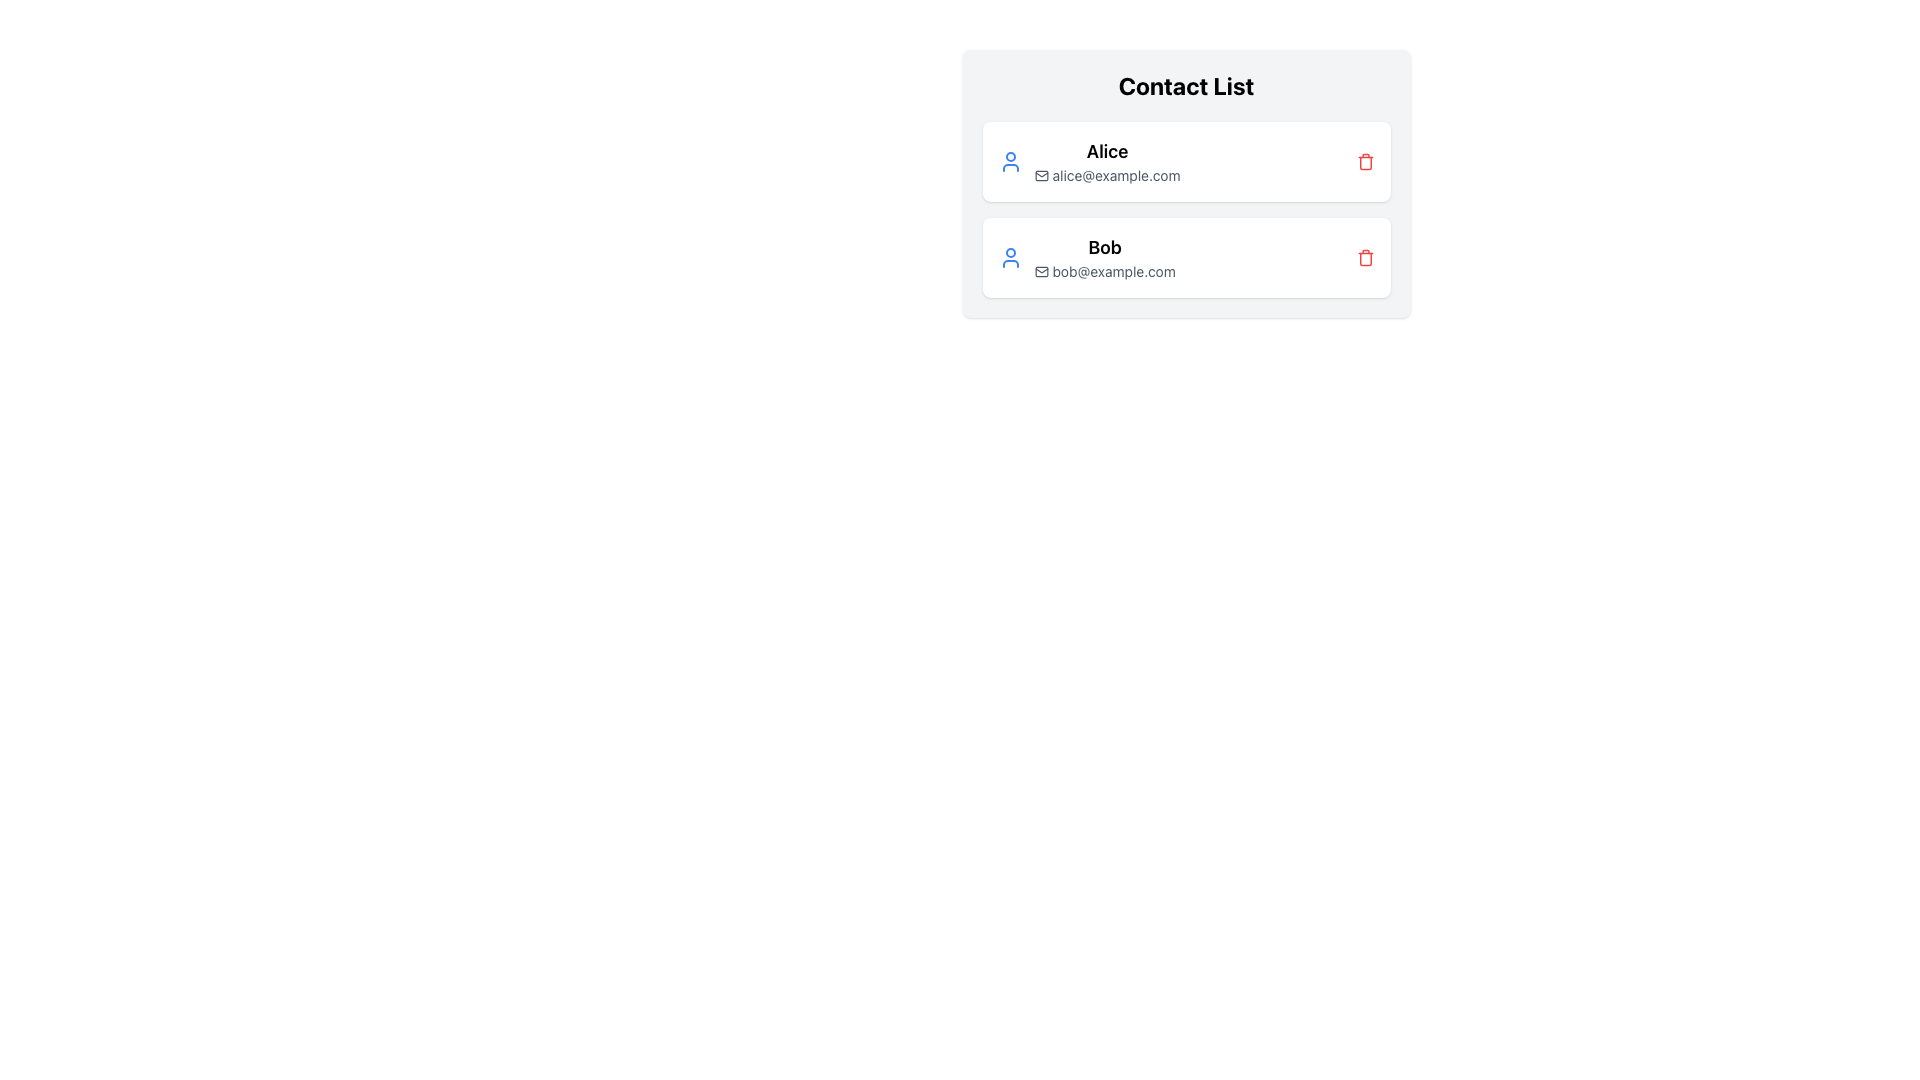  Describe the element at coordinates (1186, 84) in the screenshot. I see `the heading text element styled in bold and large font that reads 'Contact List', located at the top center of the contact information section` at that location.